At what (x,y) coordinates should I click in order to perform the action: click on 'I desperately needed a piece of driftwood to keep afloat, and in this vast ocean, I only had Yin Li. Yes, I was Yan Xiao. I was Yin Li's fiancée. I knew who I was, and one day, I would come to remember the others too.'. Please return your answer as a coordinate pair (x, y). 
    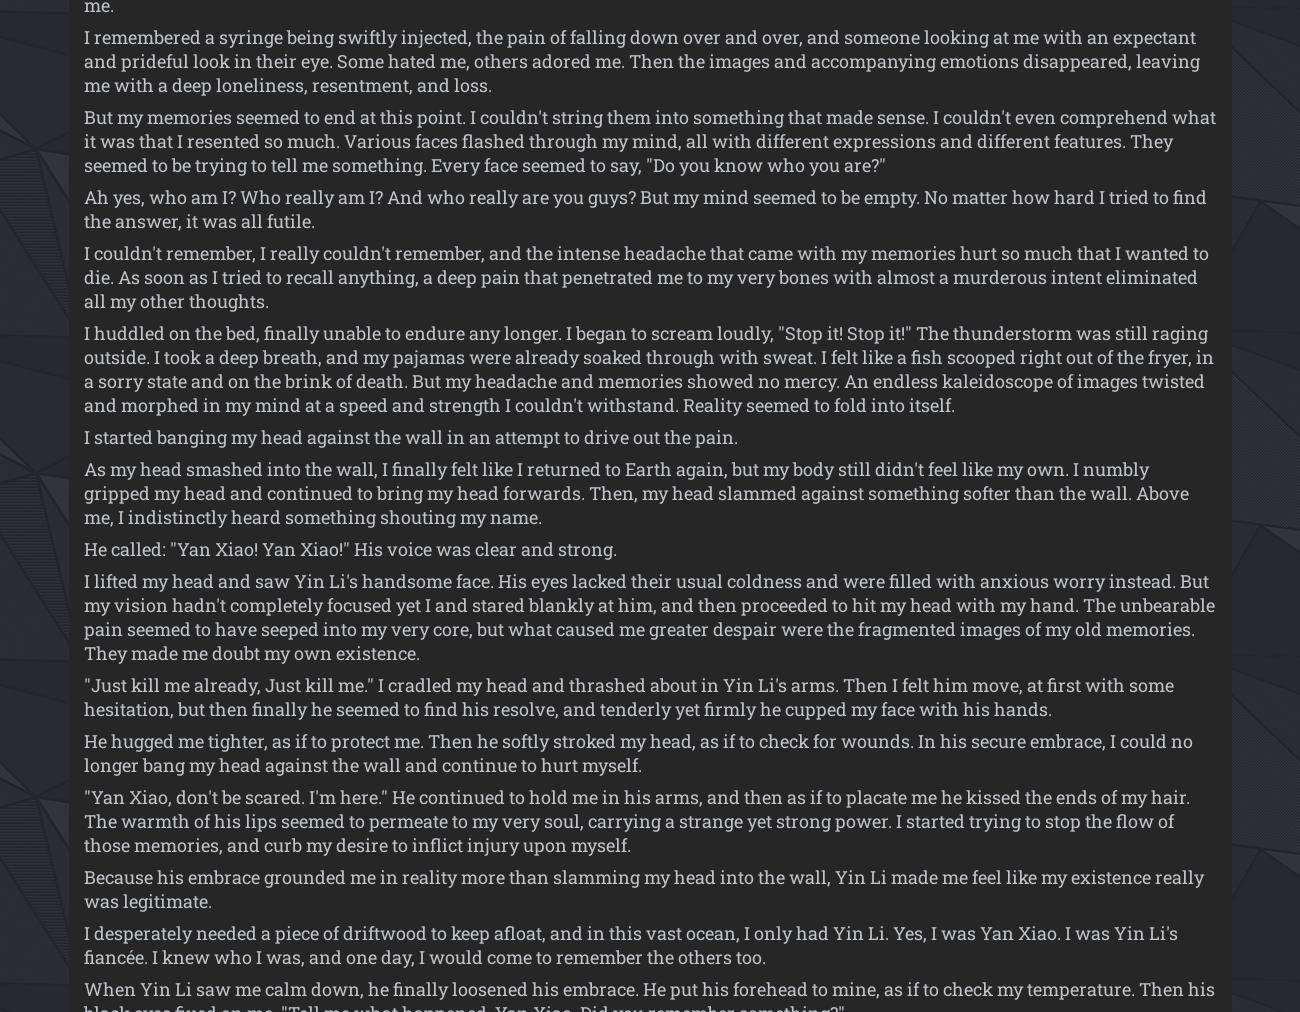
    Looking at the image, I should click on (629, 945).